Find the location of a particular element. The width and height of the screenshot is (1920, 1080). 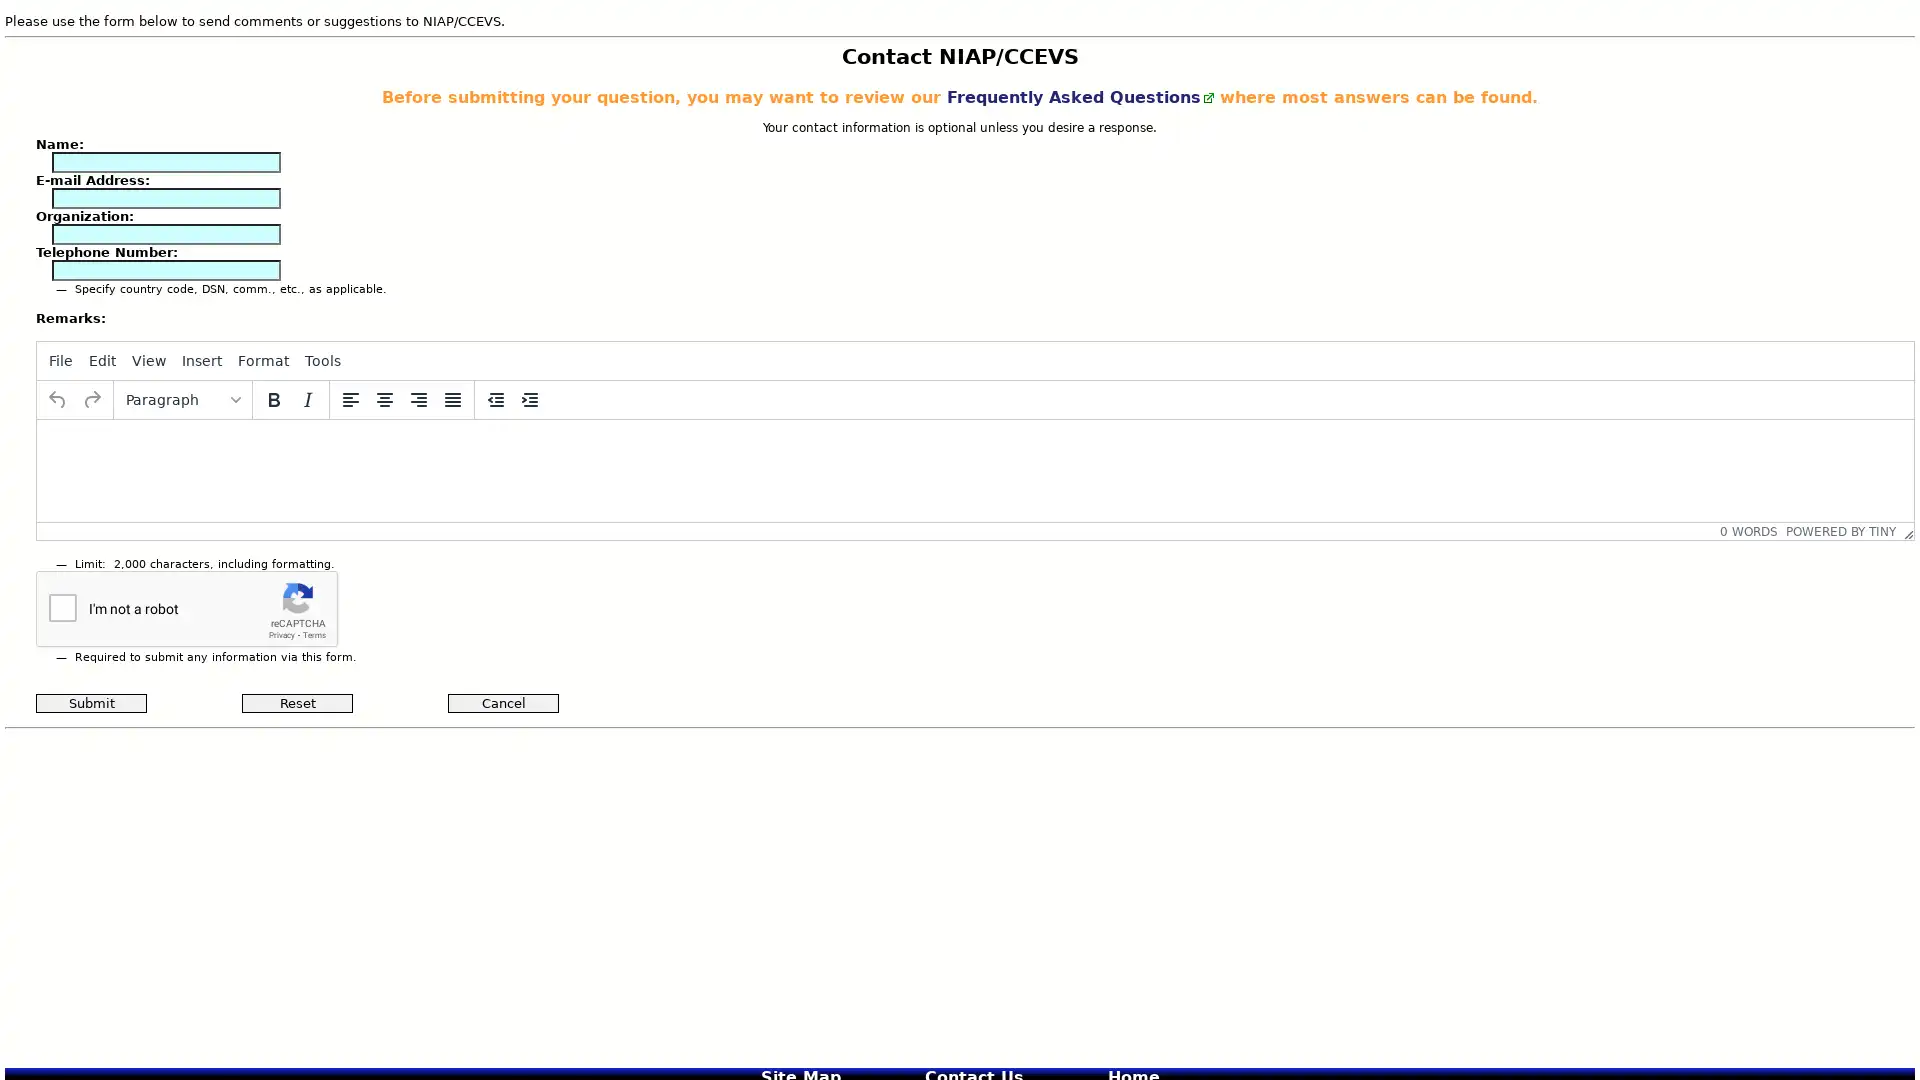

Italic is located at coordinates (306, 400).